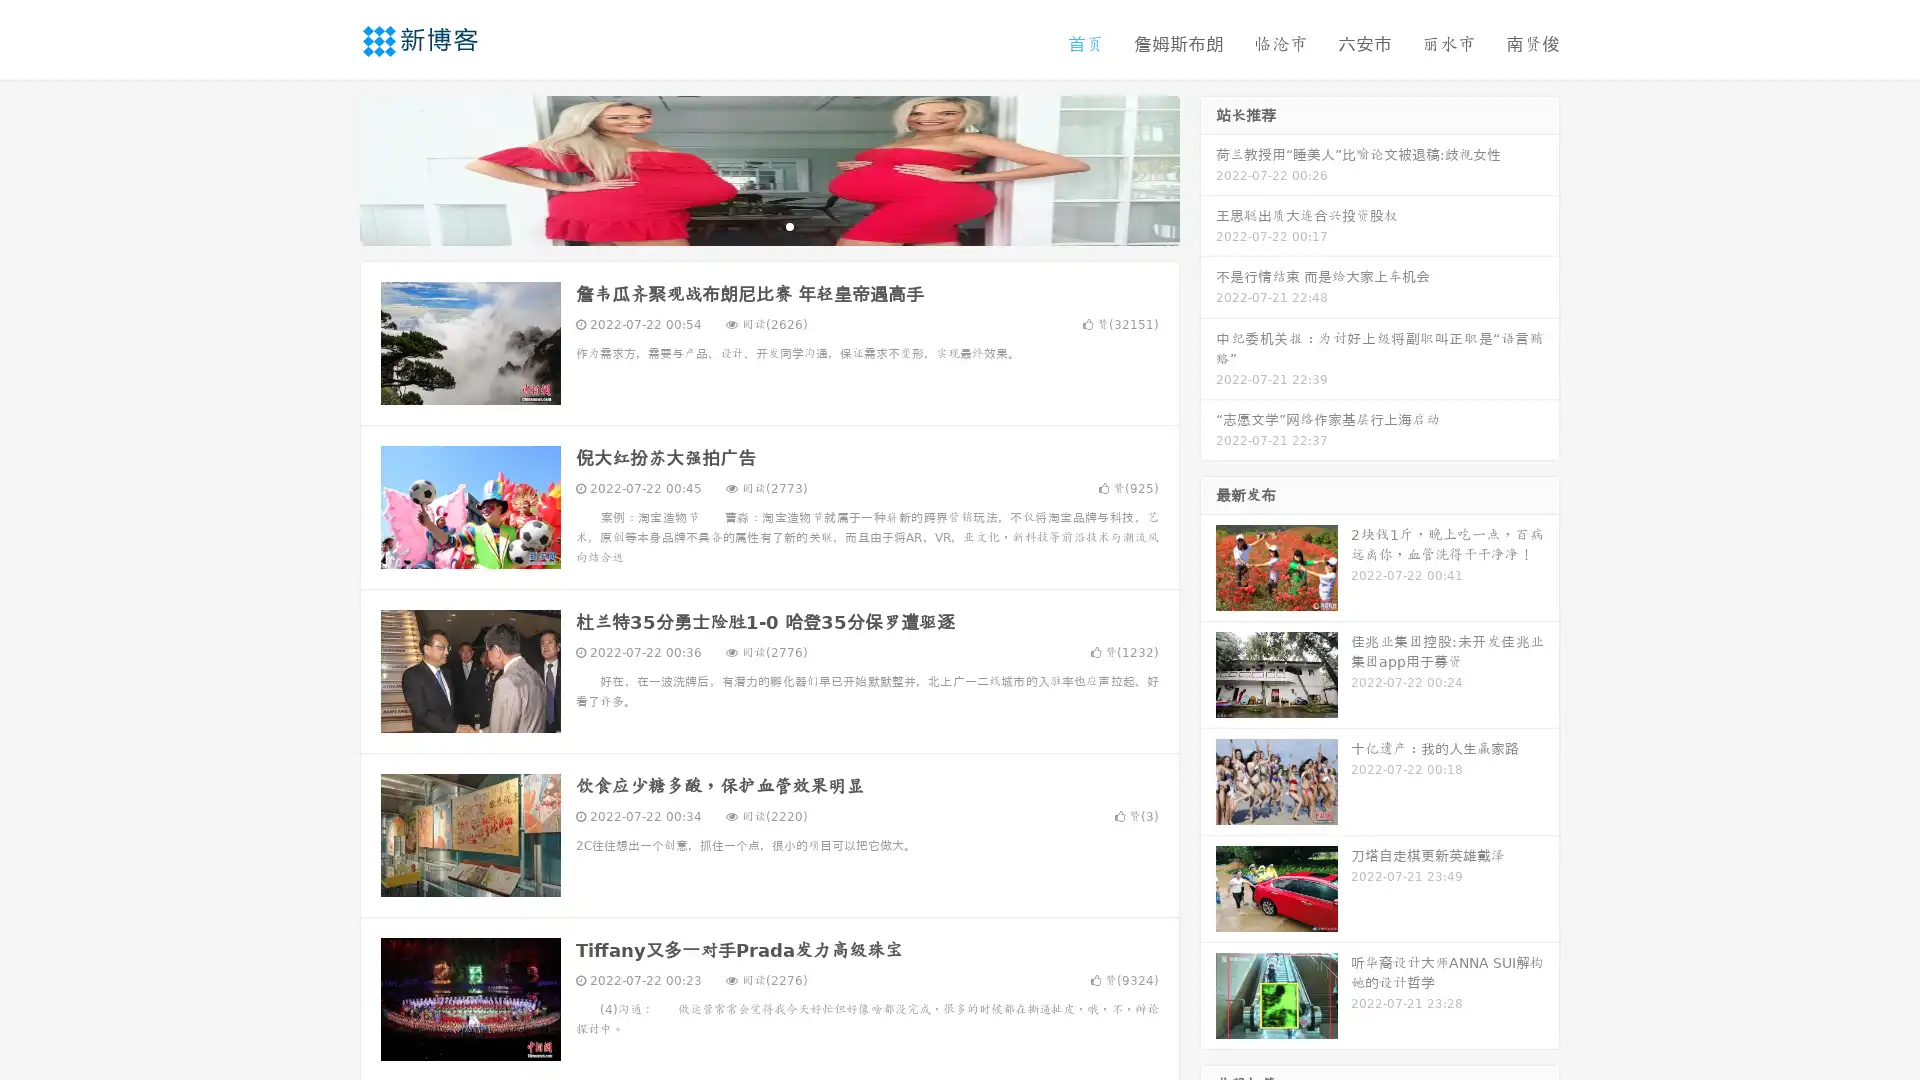 Image resolution: width=1920 pixels, height=1080 pixels. Describe the element at coordinates (330, 168) in the screenshot. I see `Previous slide` at that location.